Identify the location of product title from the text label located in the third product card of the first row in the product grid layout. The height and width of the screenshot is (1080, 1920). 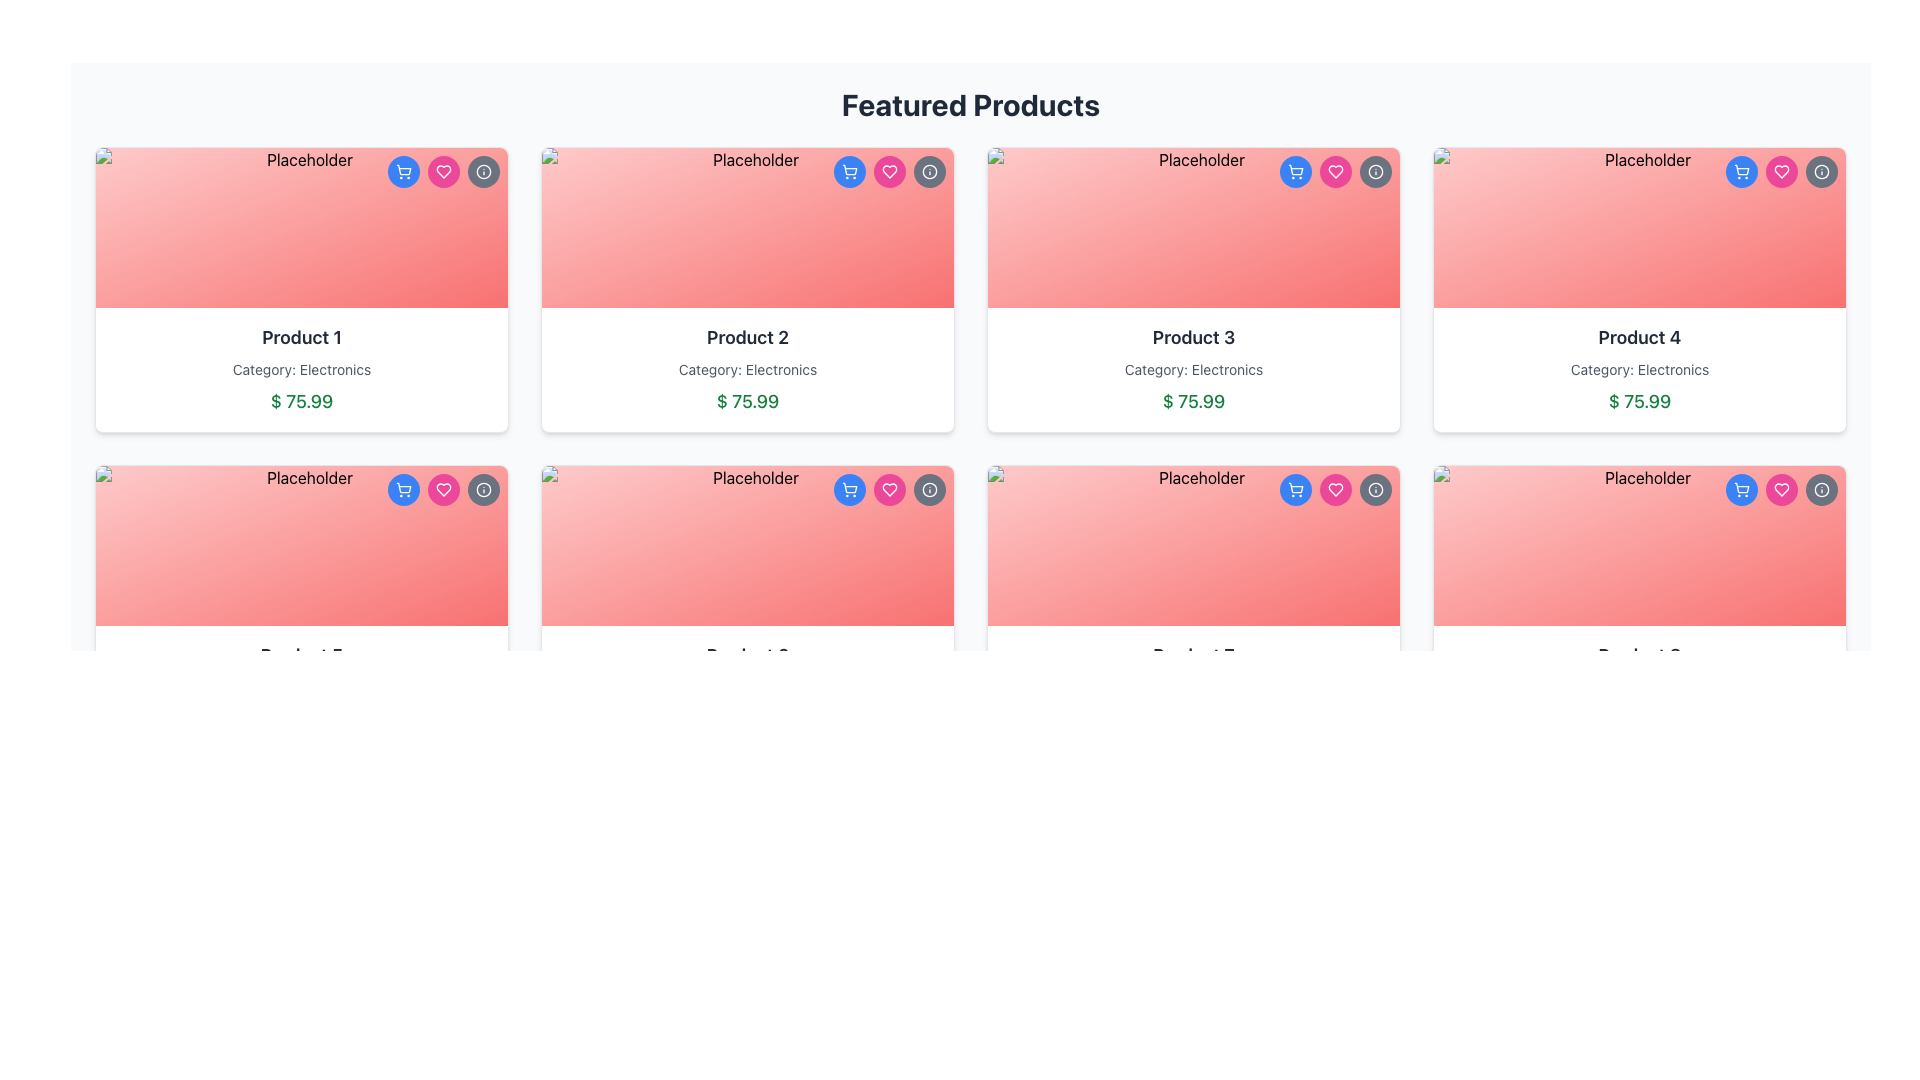
(1194, 337).